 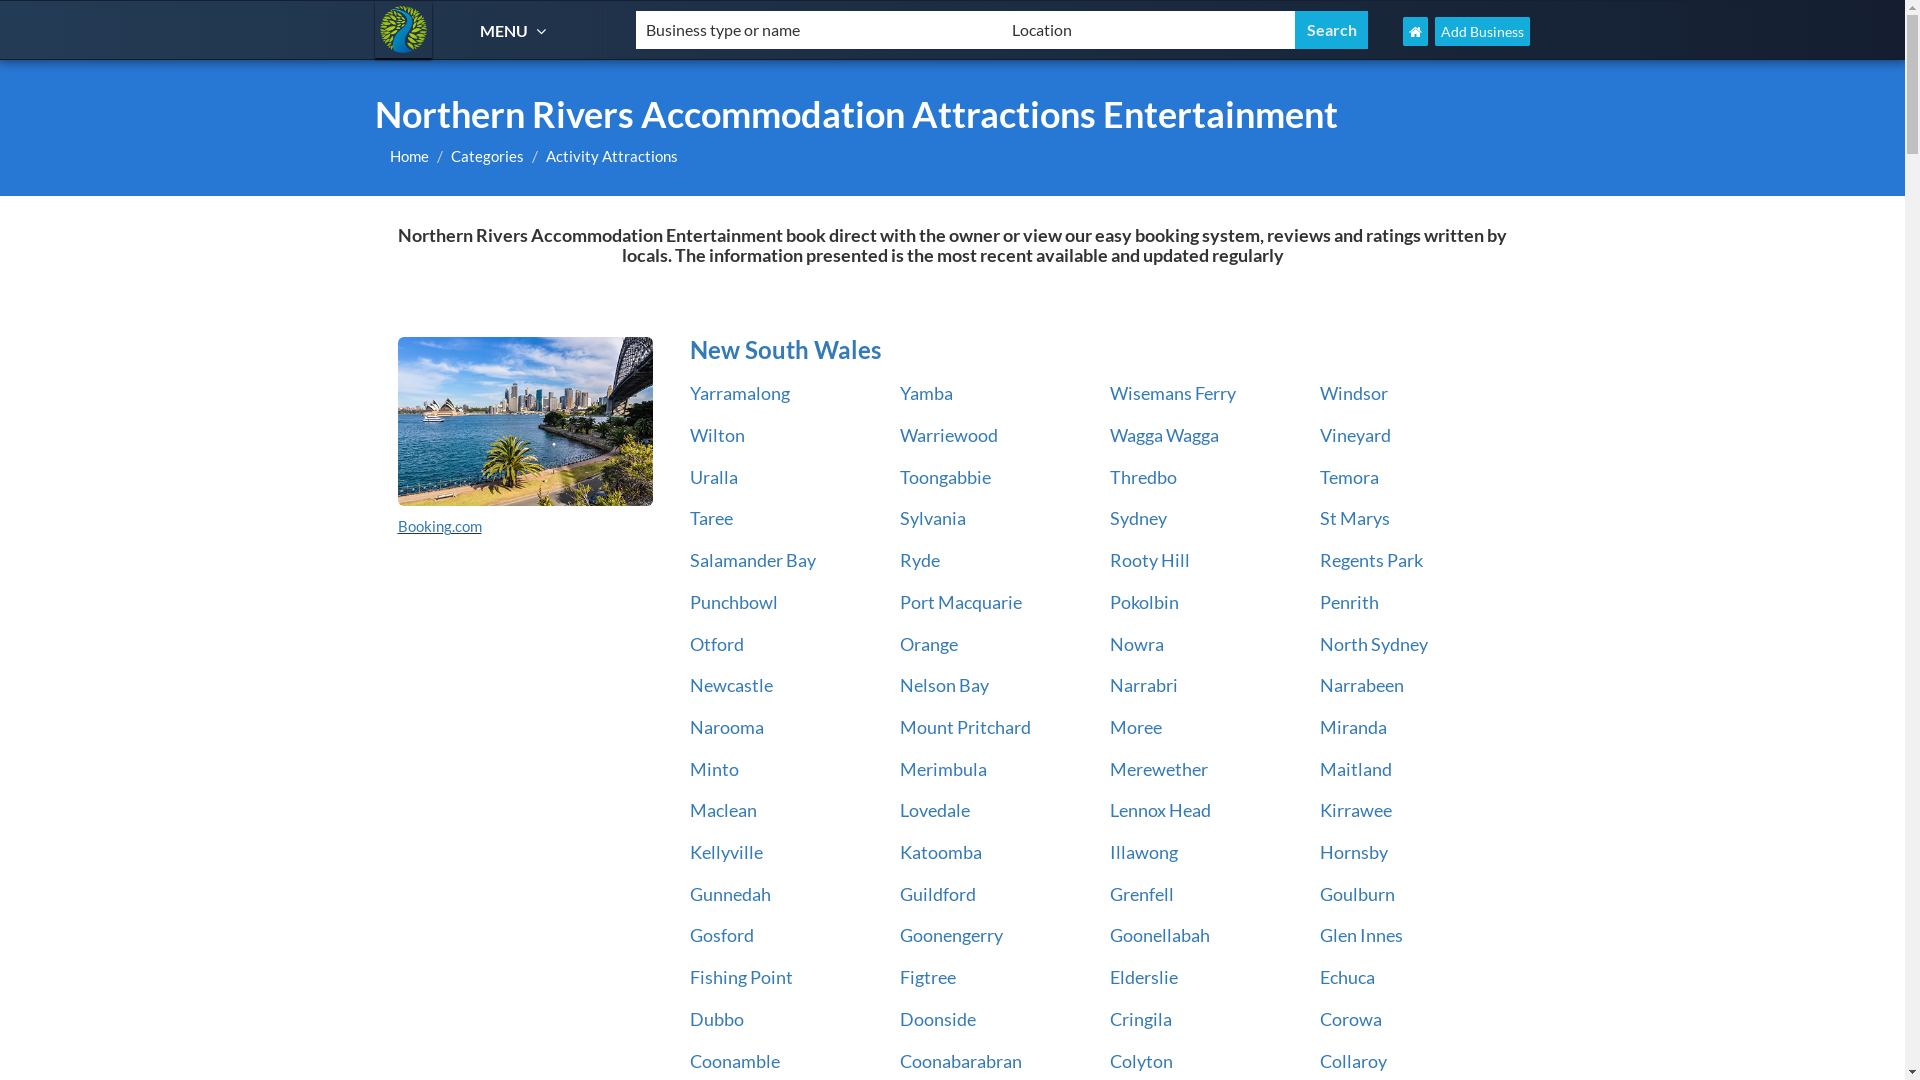 What do you see at coordinates (690, 1018) in the screenshot?
I see `'Dubbo'` at bounding box center [690, 1018].